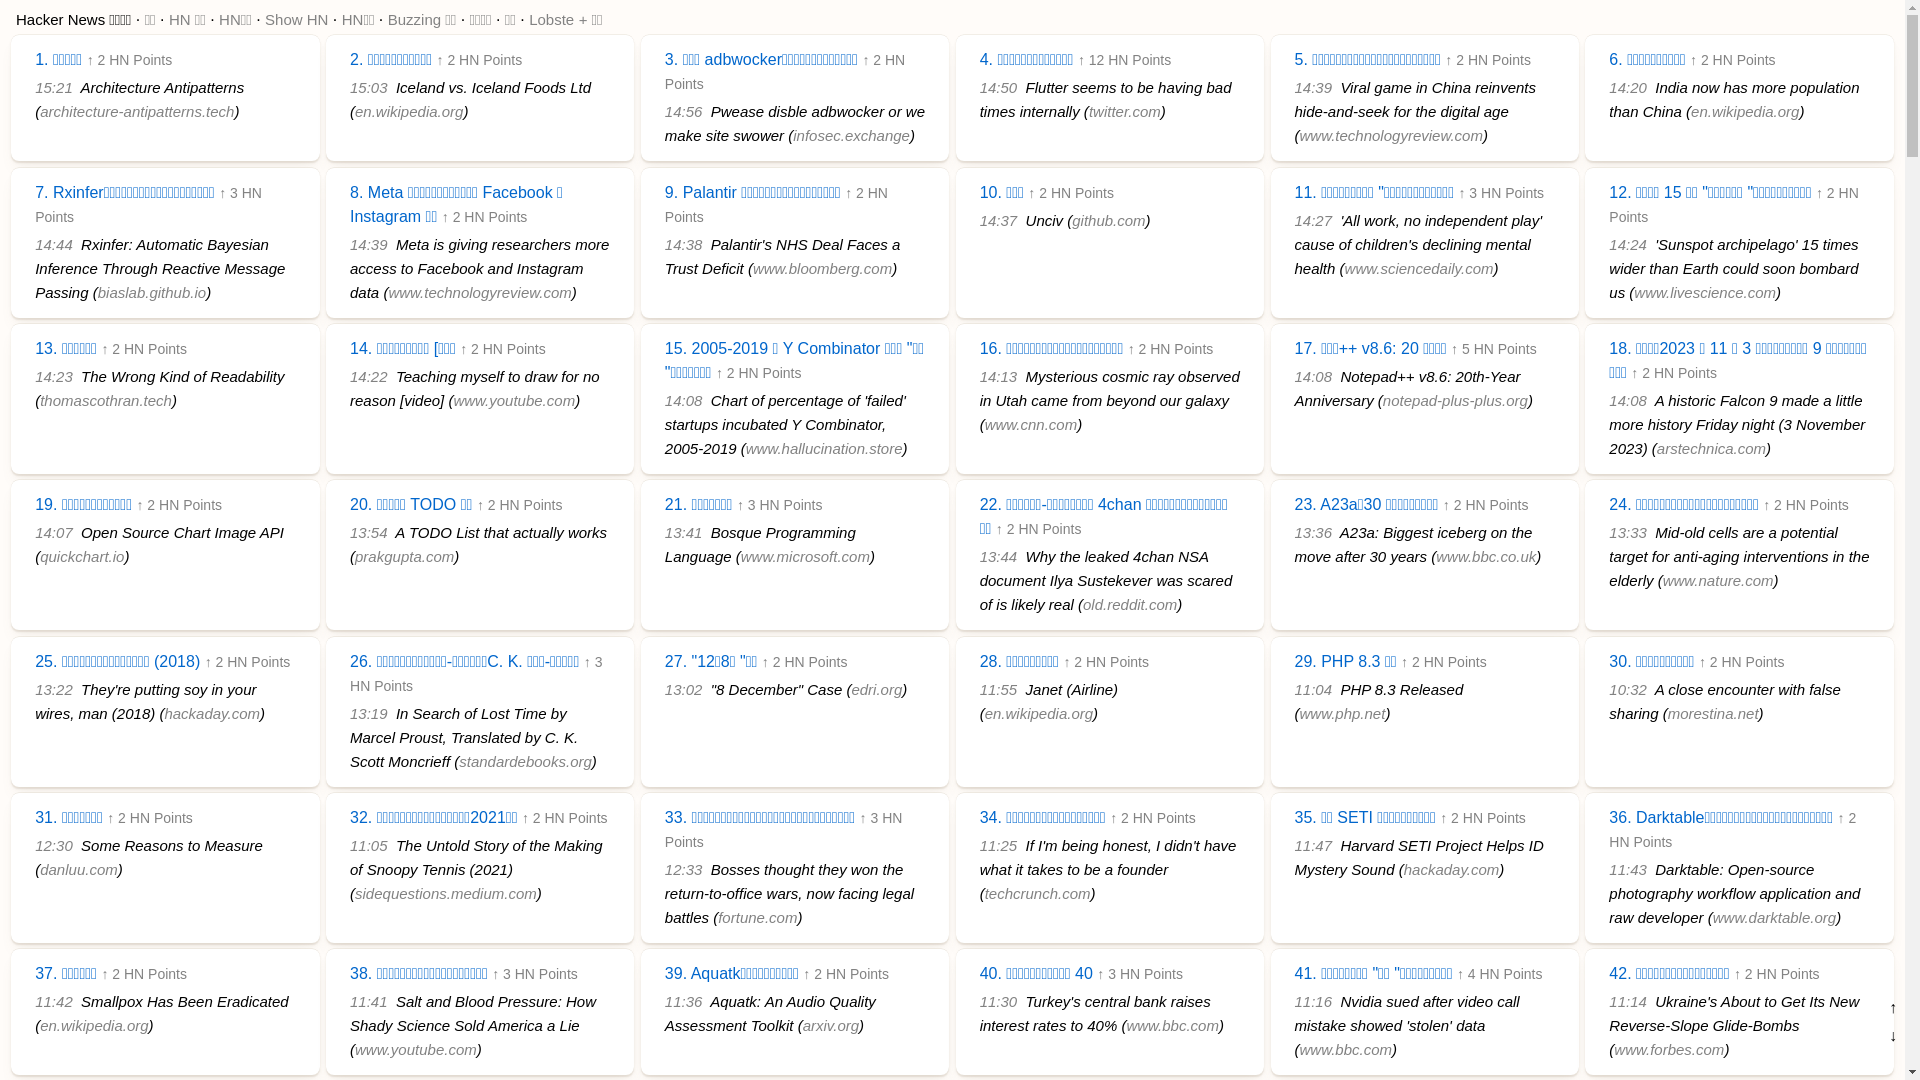  I want to click on '14:37', so click(998, 220).